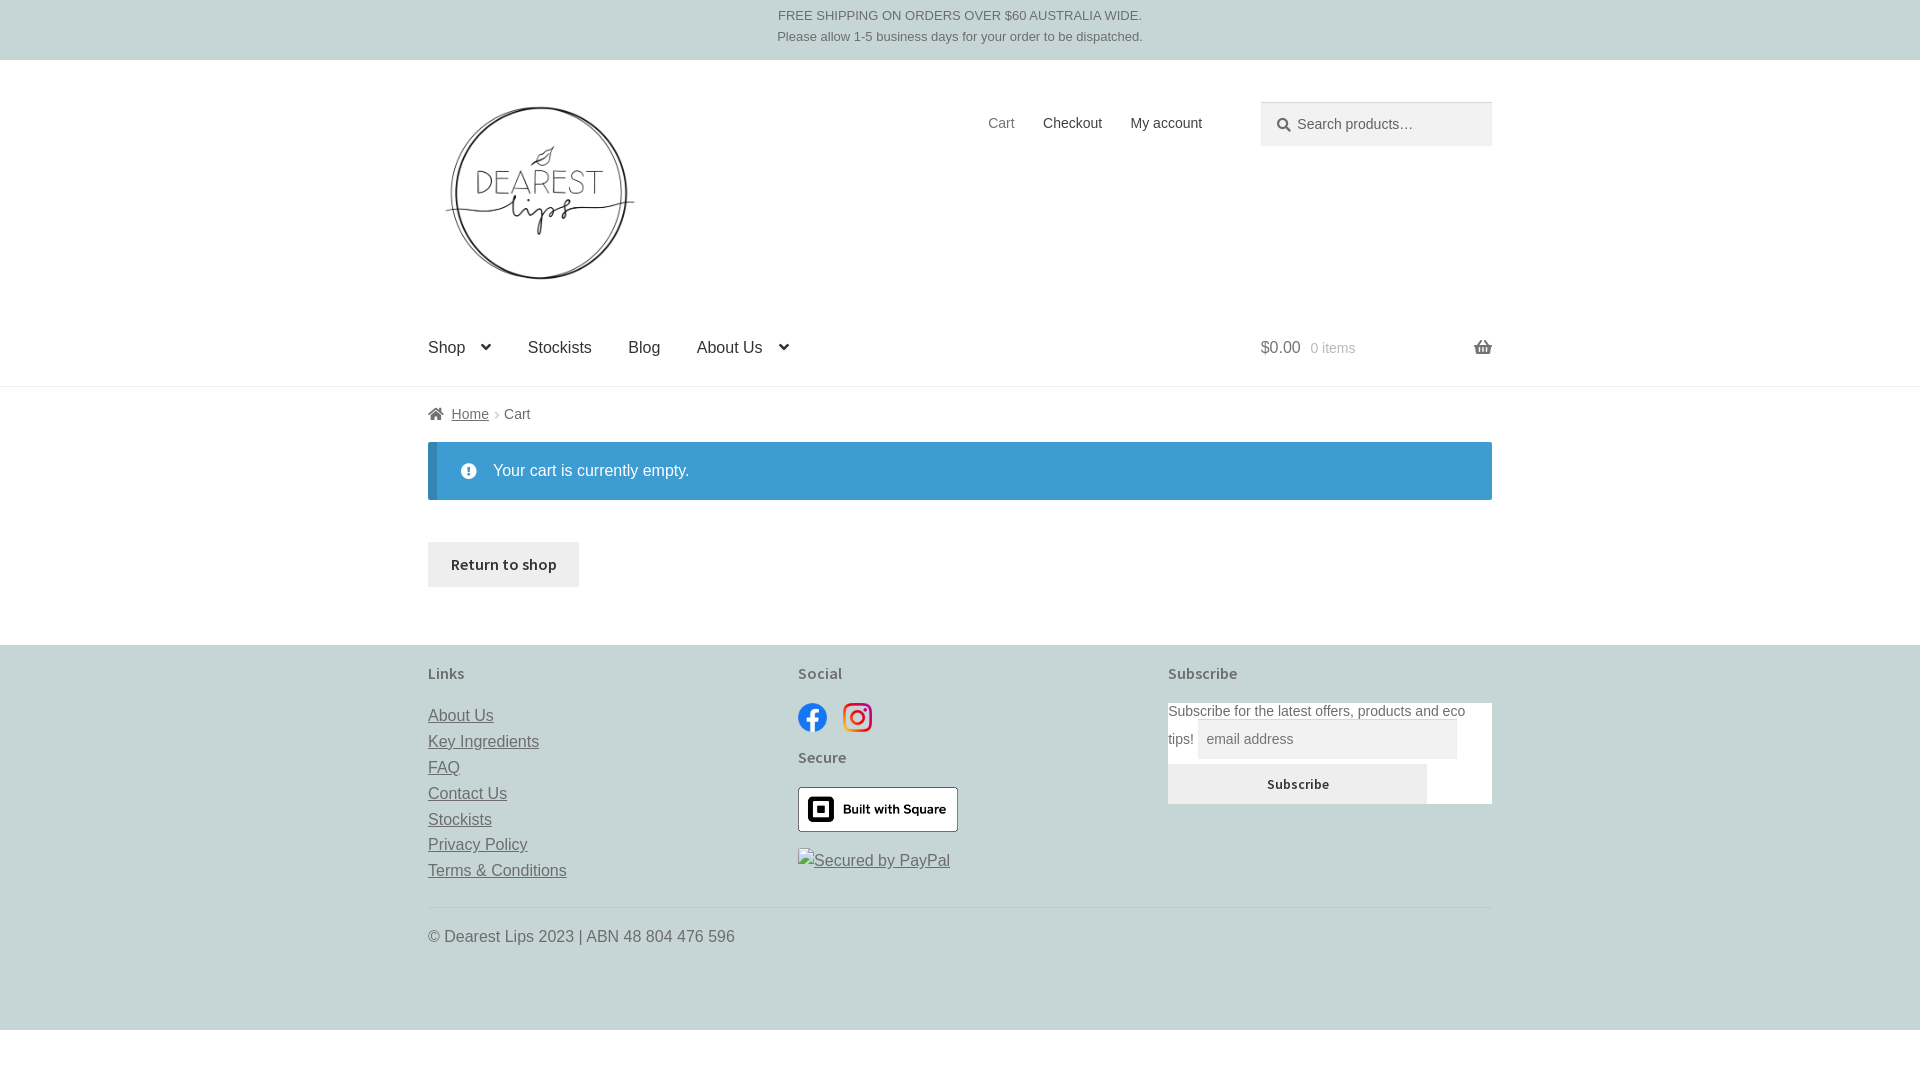 This screenshot has height=1080, width=1920. Describe the element at coordinates (411, 346) in the screenshot. I see `'Shop'` at that location.